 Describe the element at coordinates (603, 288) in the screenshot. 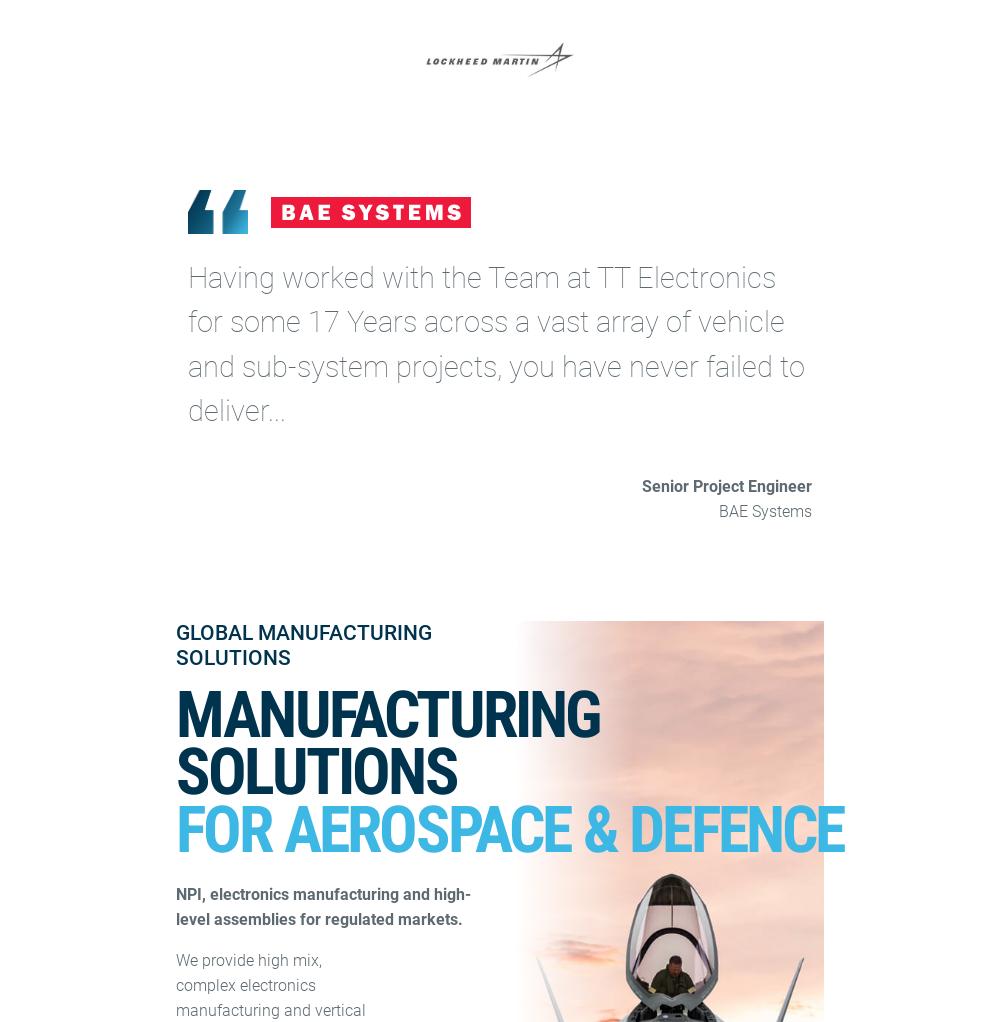

I see `'Modern Slavery Statement'` at that location.